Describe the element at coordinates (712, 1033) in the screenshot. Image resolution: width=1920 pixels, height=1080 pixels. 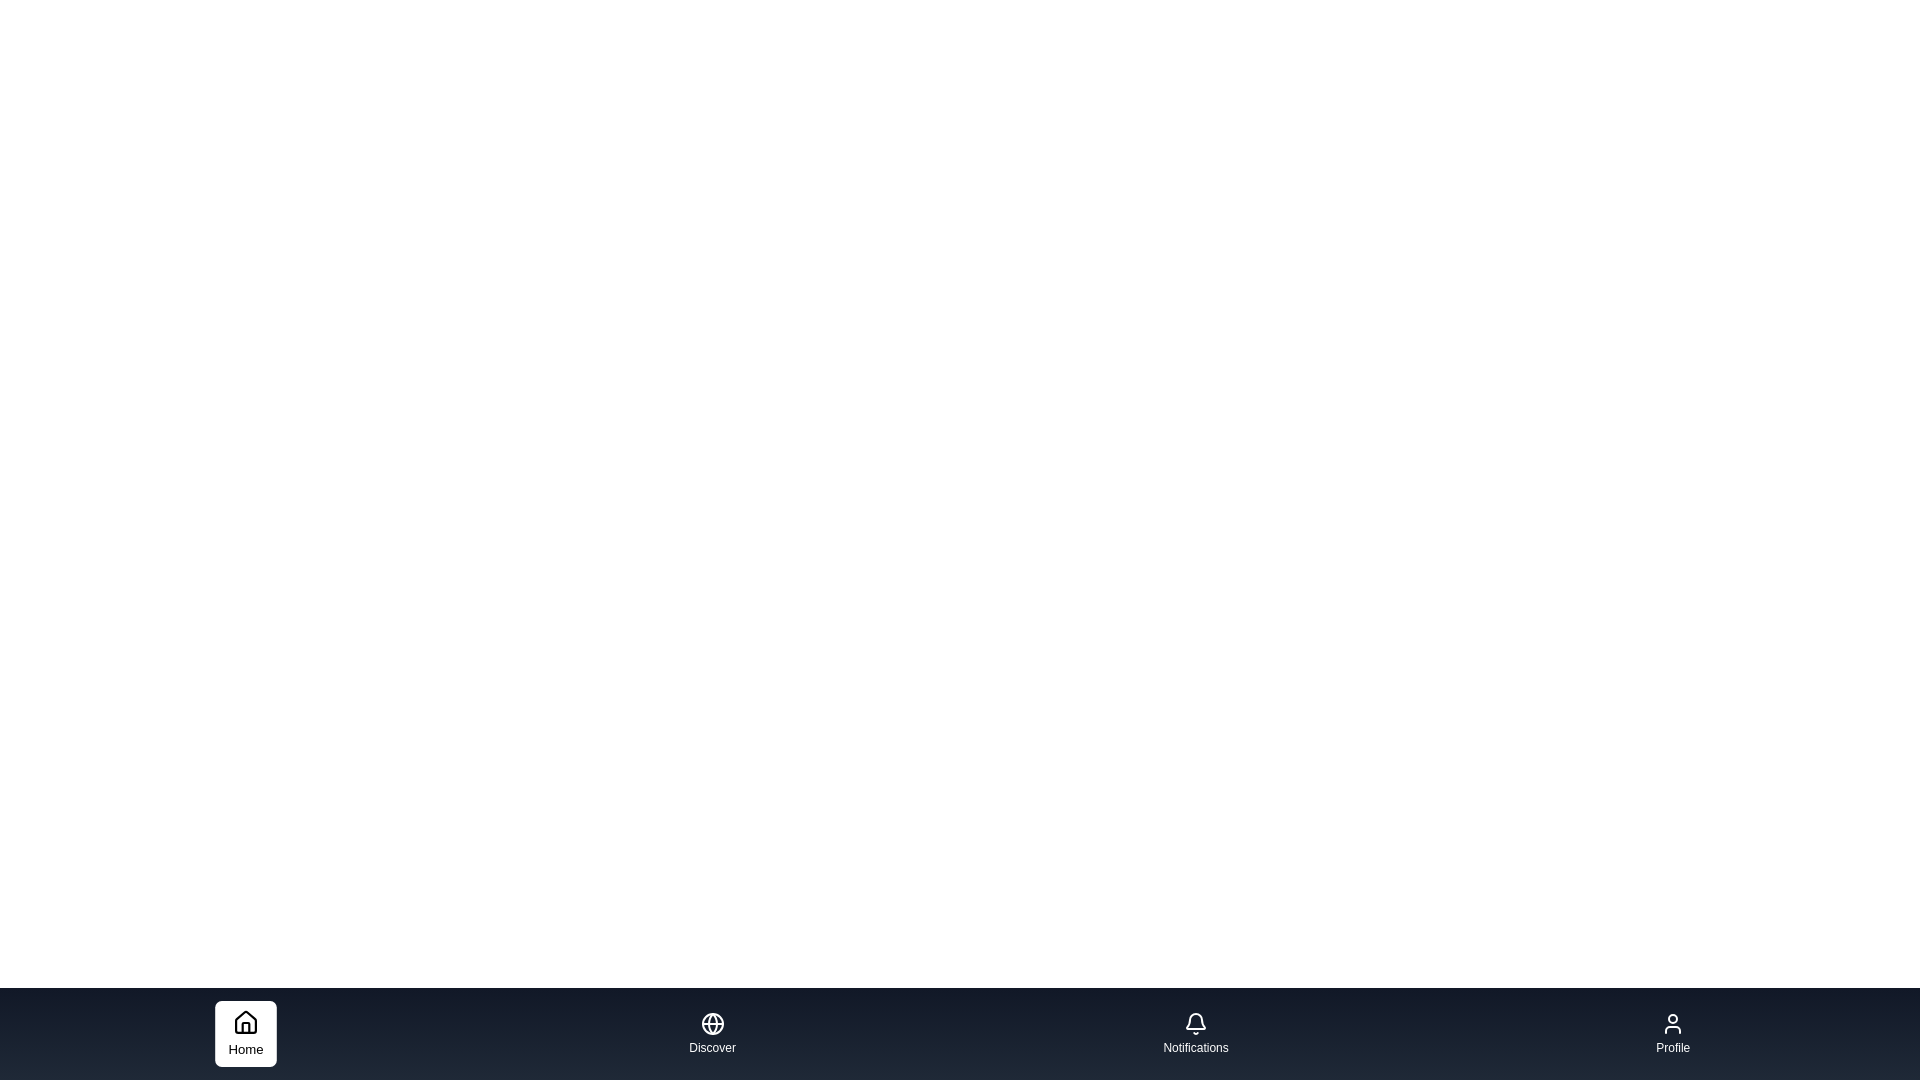
I see `the Discover navigation tab to activate it` at that location.